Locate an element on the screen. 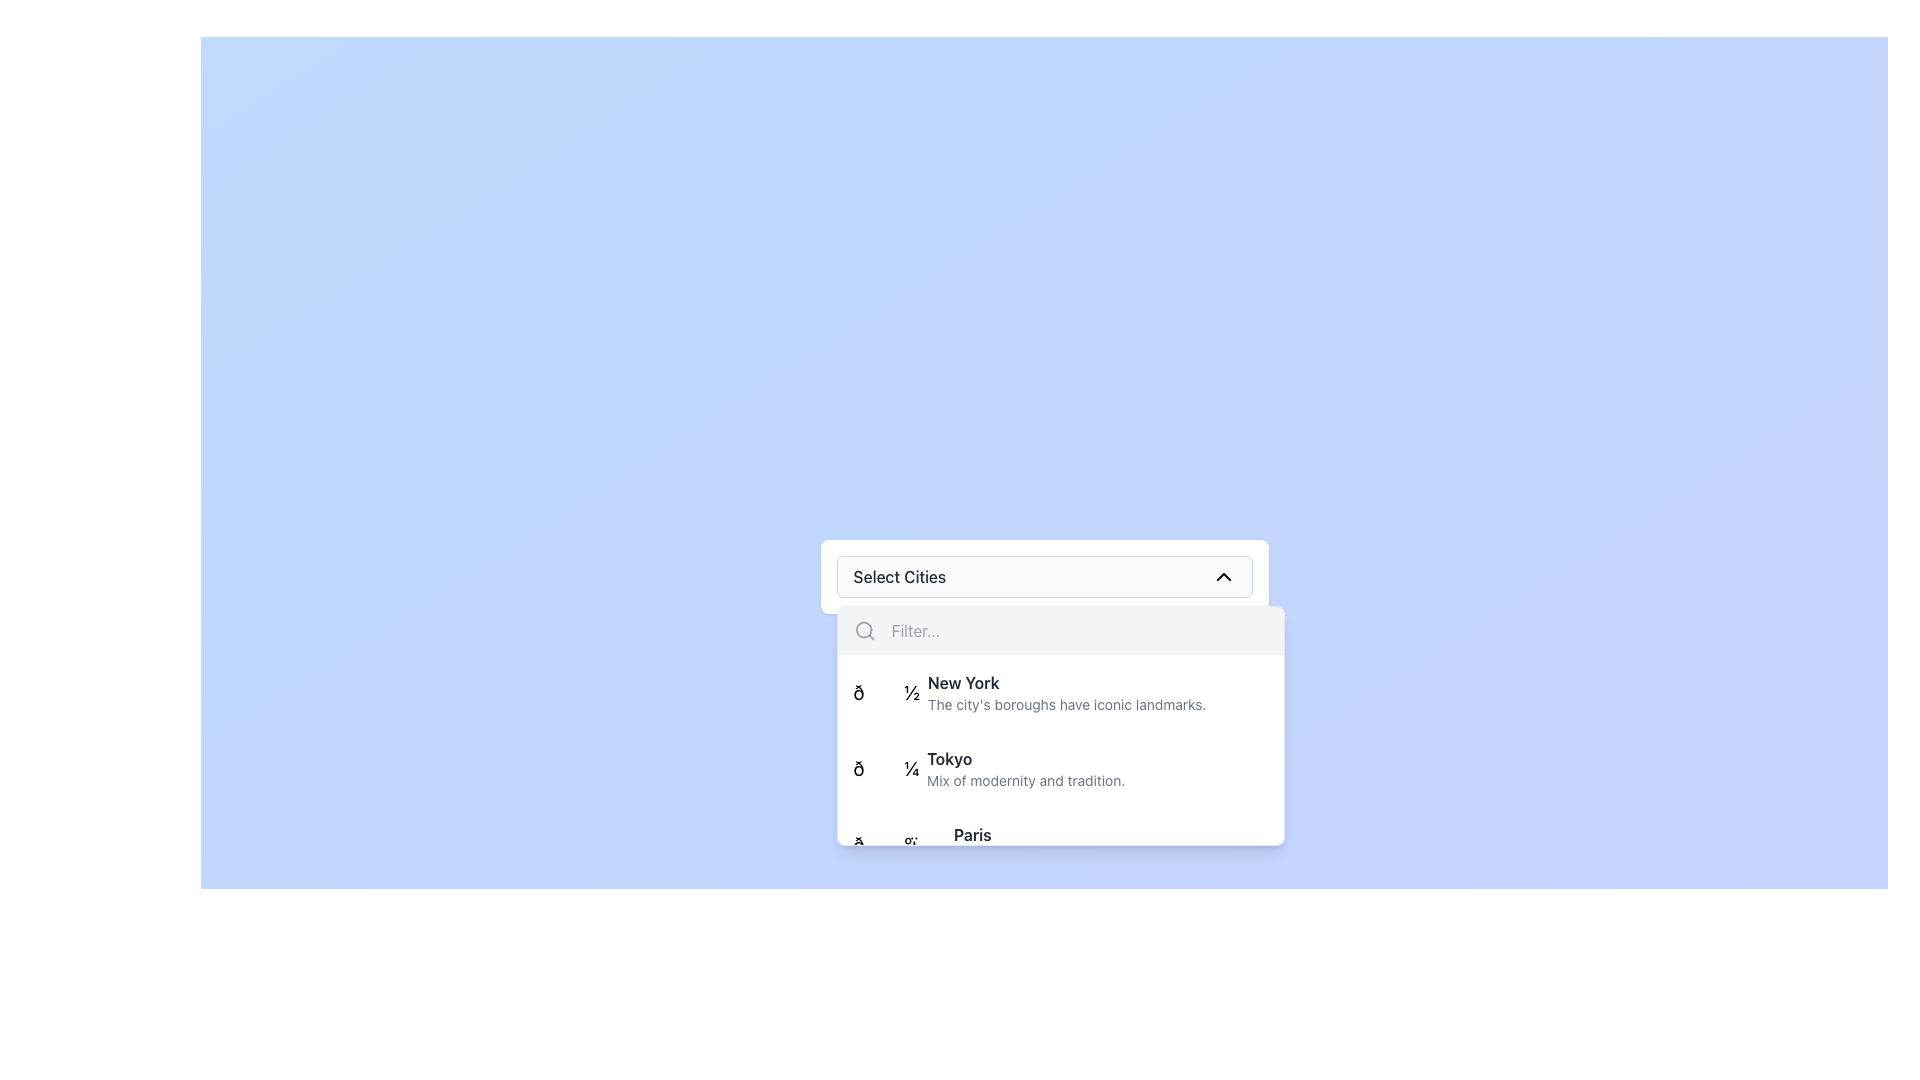 The height and width of the screenshot is (1080, 1920). the third entry in the dropdown list displaying the city 'Paris', which includes an emoji icon and descriptive text 'City of Love and Lights' is located at coordinates (1059, 844).